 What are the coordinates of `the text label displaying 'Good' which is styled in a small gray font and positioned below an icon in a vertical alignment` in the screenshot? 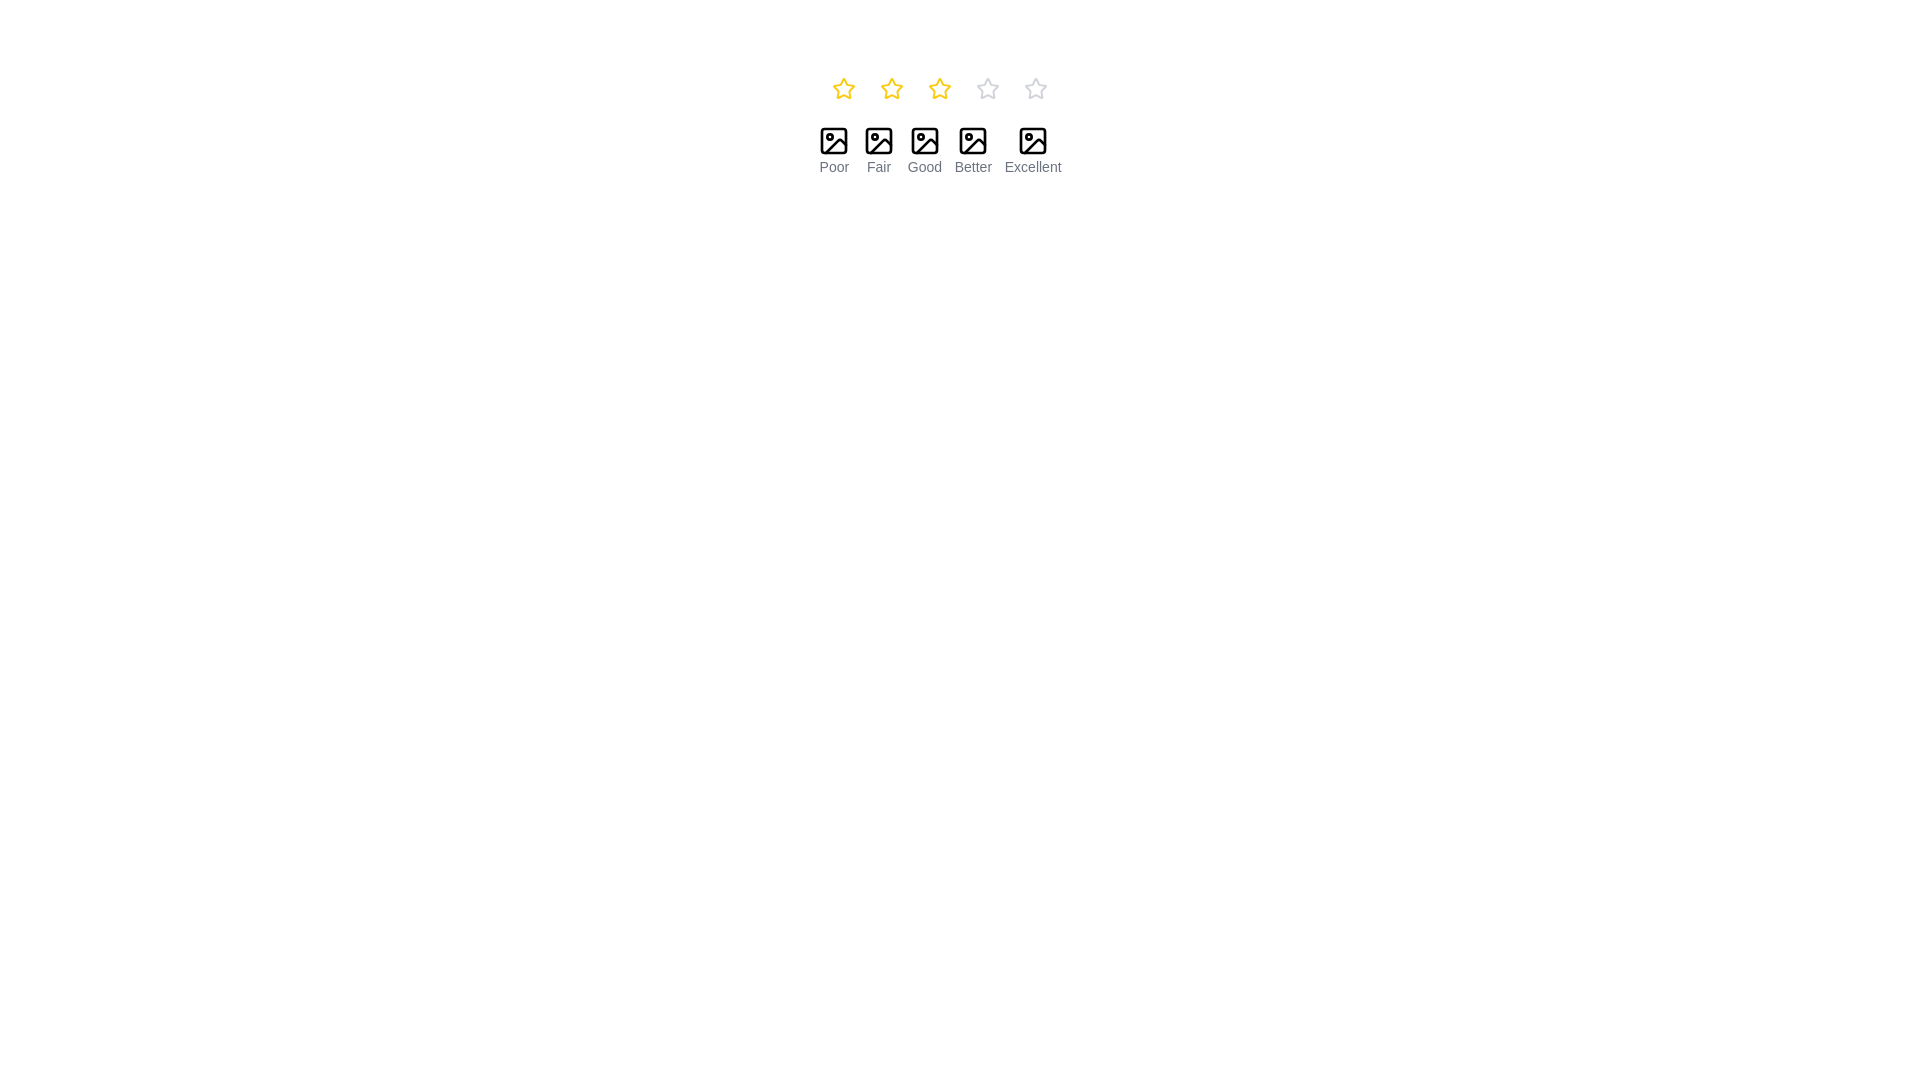 It's located at (923, 165).